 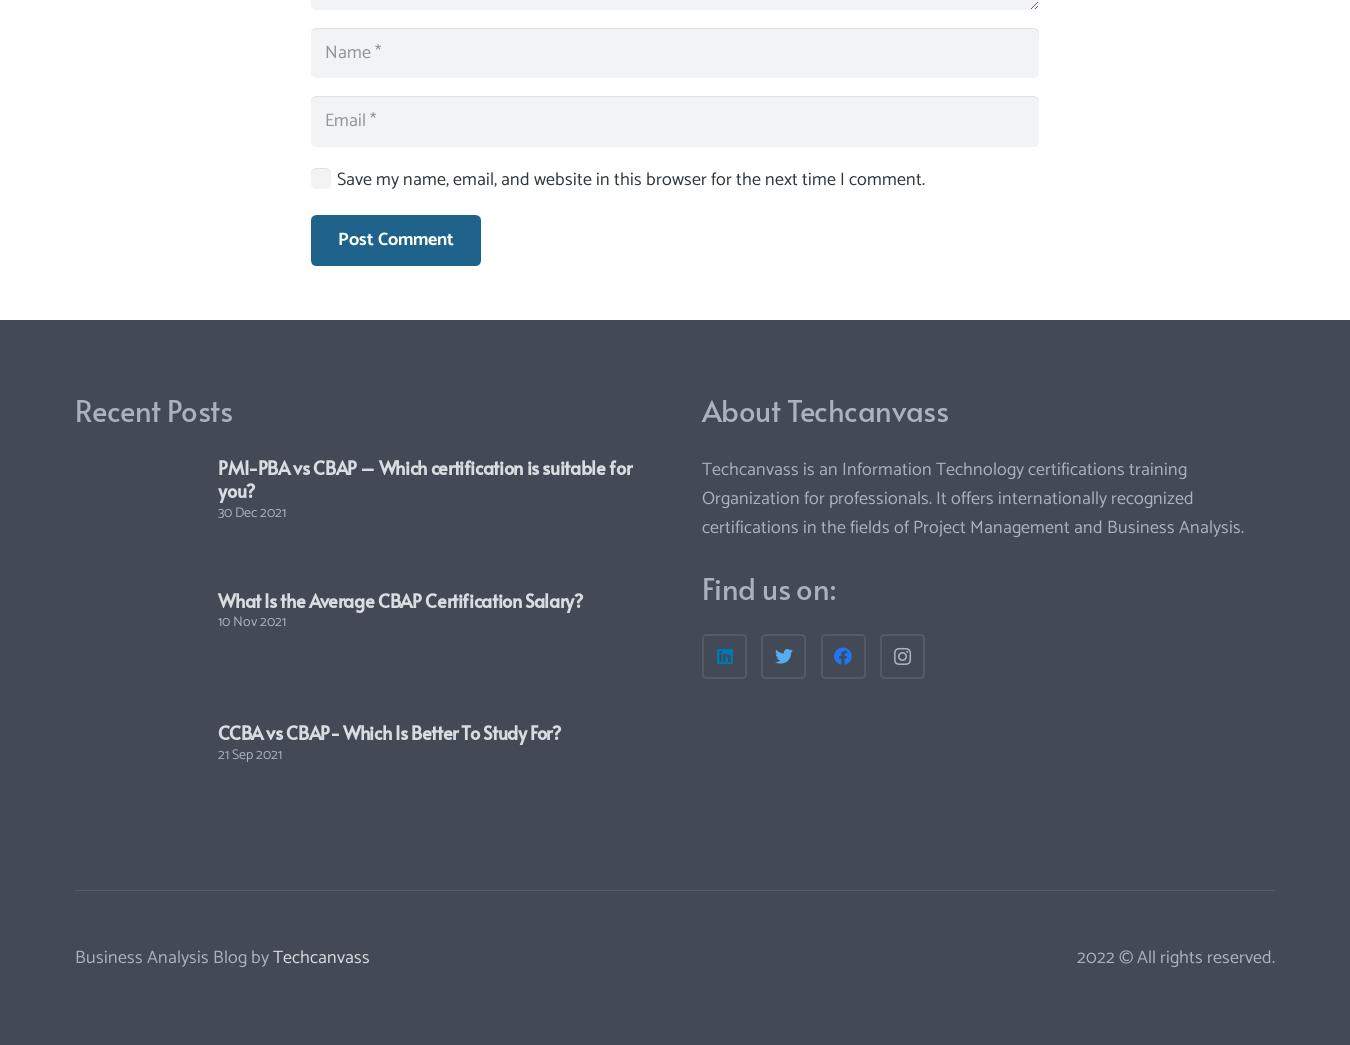 I want to click on '2022 © All rights reserved.', so click(x=1174, y=956).